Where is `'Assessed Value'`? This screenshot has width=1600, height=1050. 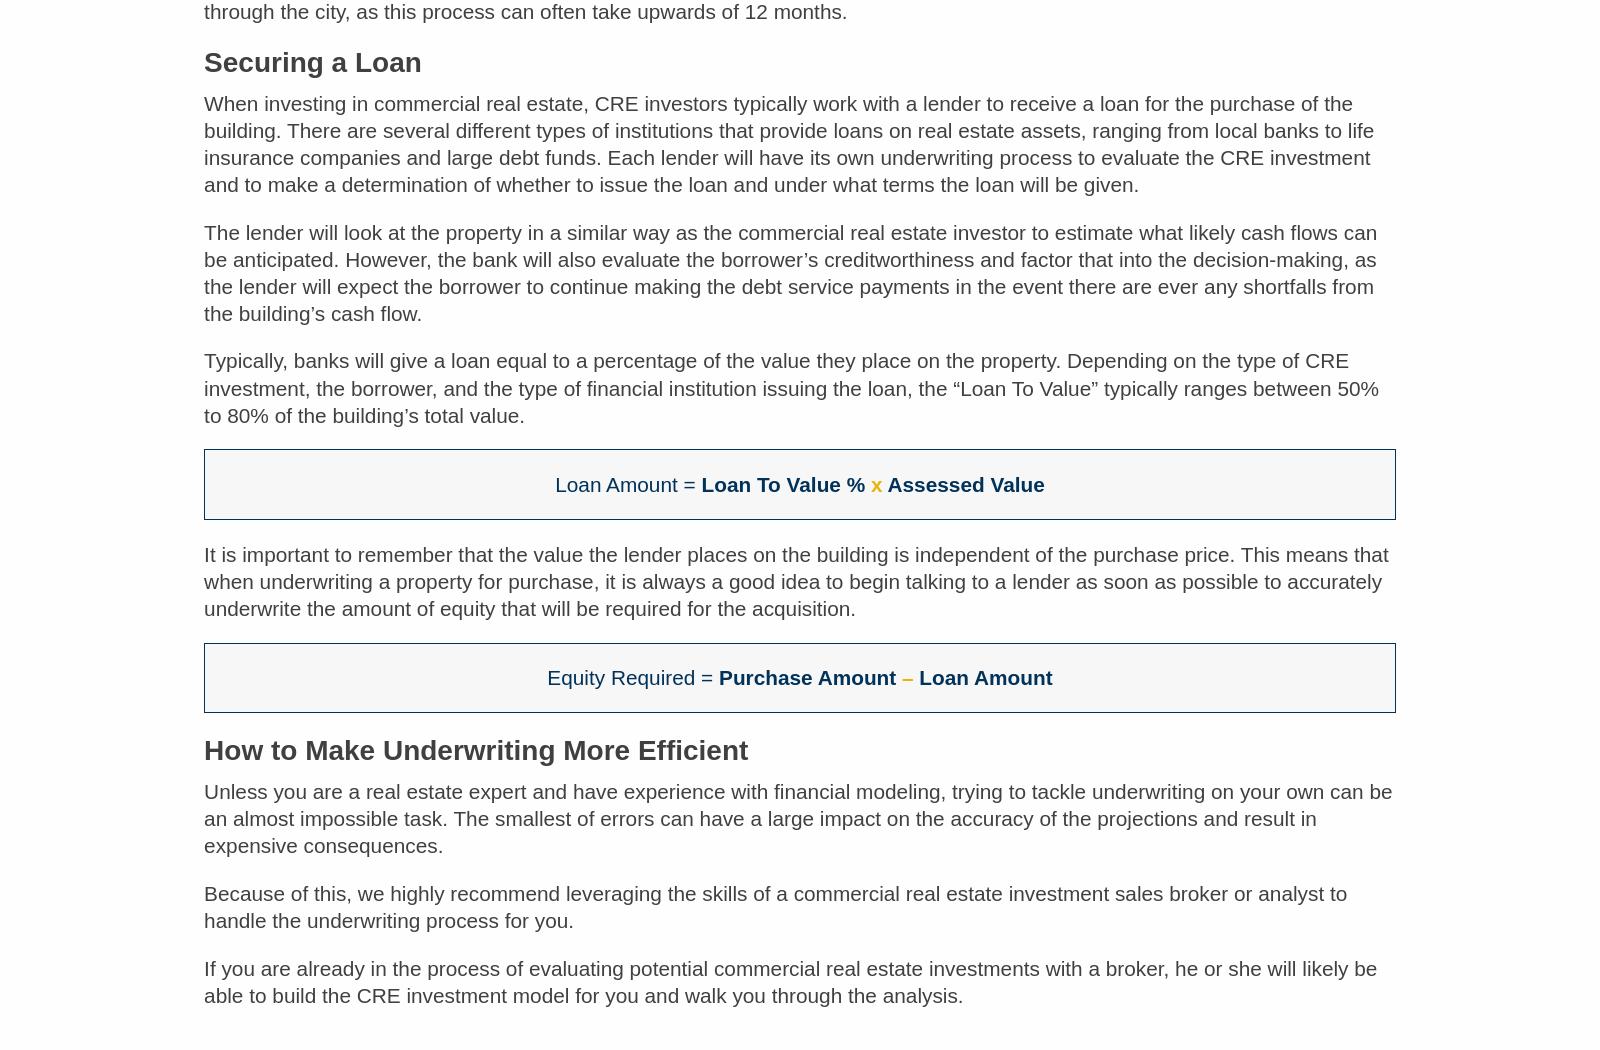
'Assessed Value' is located at coordinates (962, 497).